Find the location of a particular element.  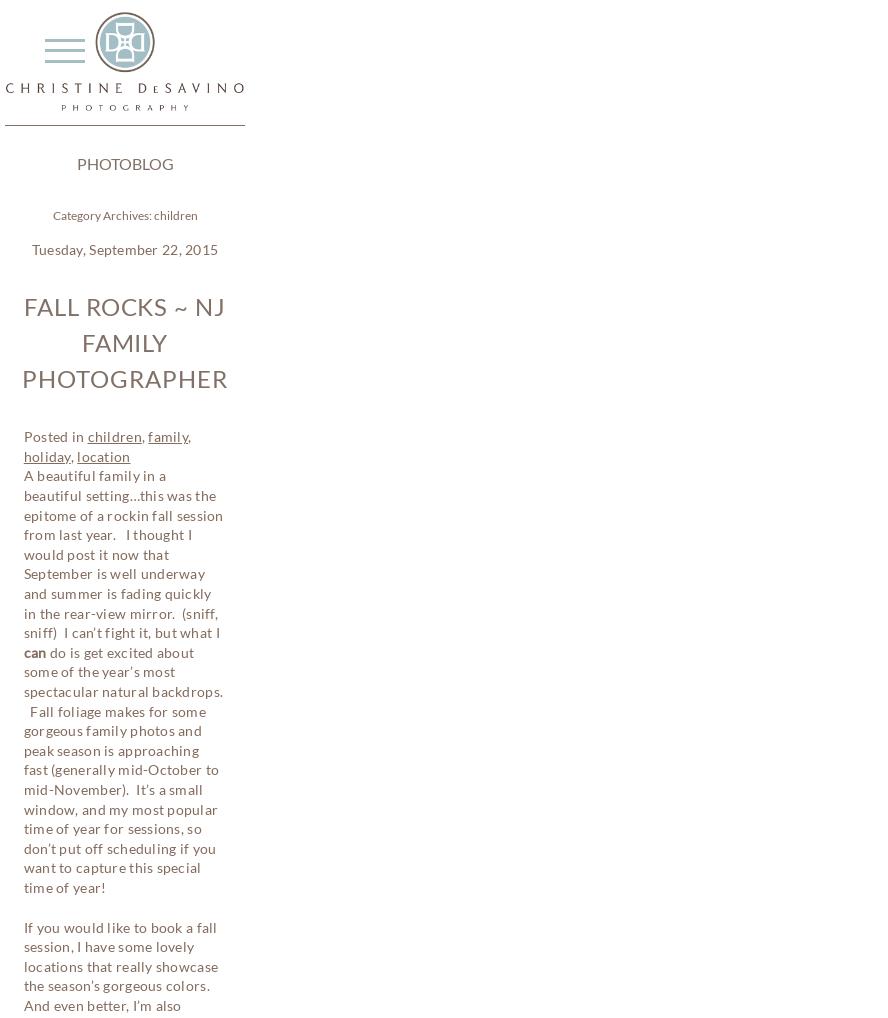

'A beautiful family in a beautiful setting…this was the epitome of a rockin fall session from last year.   I thought I would post it now that September is well underway and summer is fading quickly in the rear-view mirror.  (sniff, sniff)  I can’t fight it, but what I' is located at coordinates (122, 552).